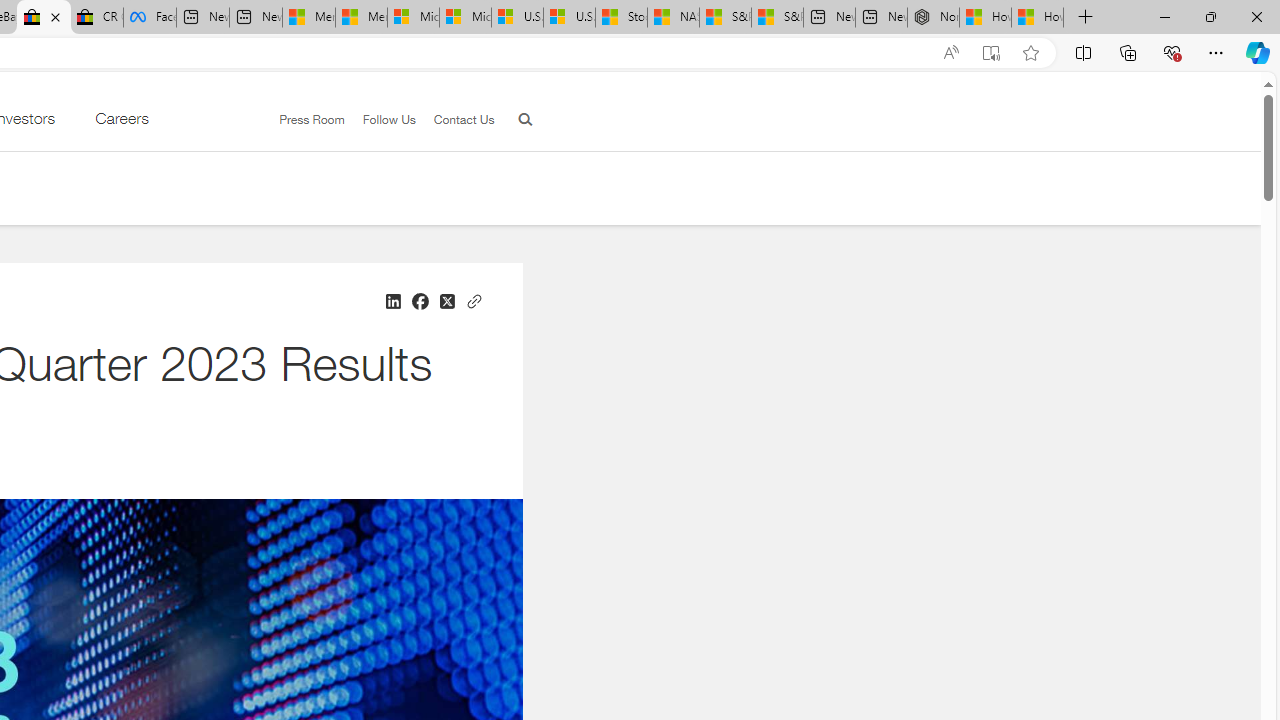 This screenshot has width=1280, height=720. Describe the element at coordinates (120, 123) in the screenshot. I see `'Careers'` at that location.